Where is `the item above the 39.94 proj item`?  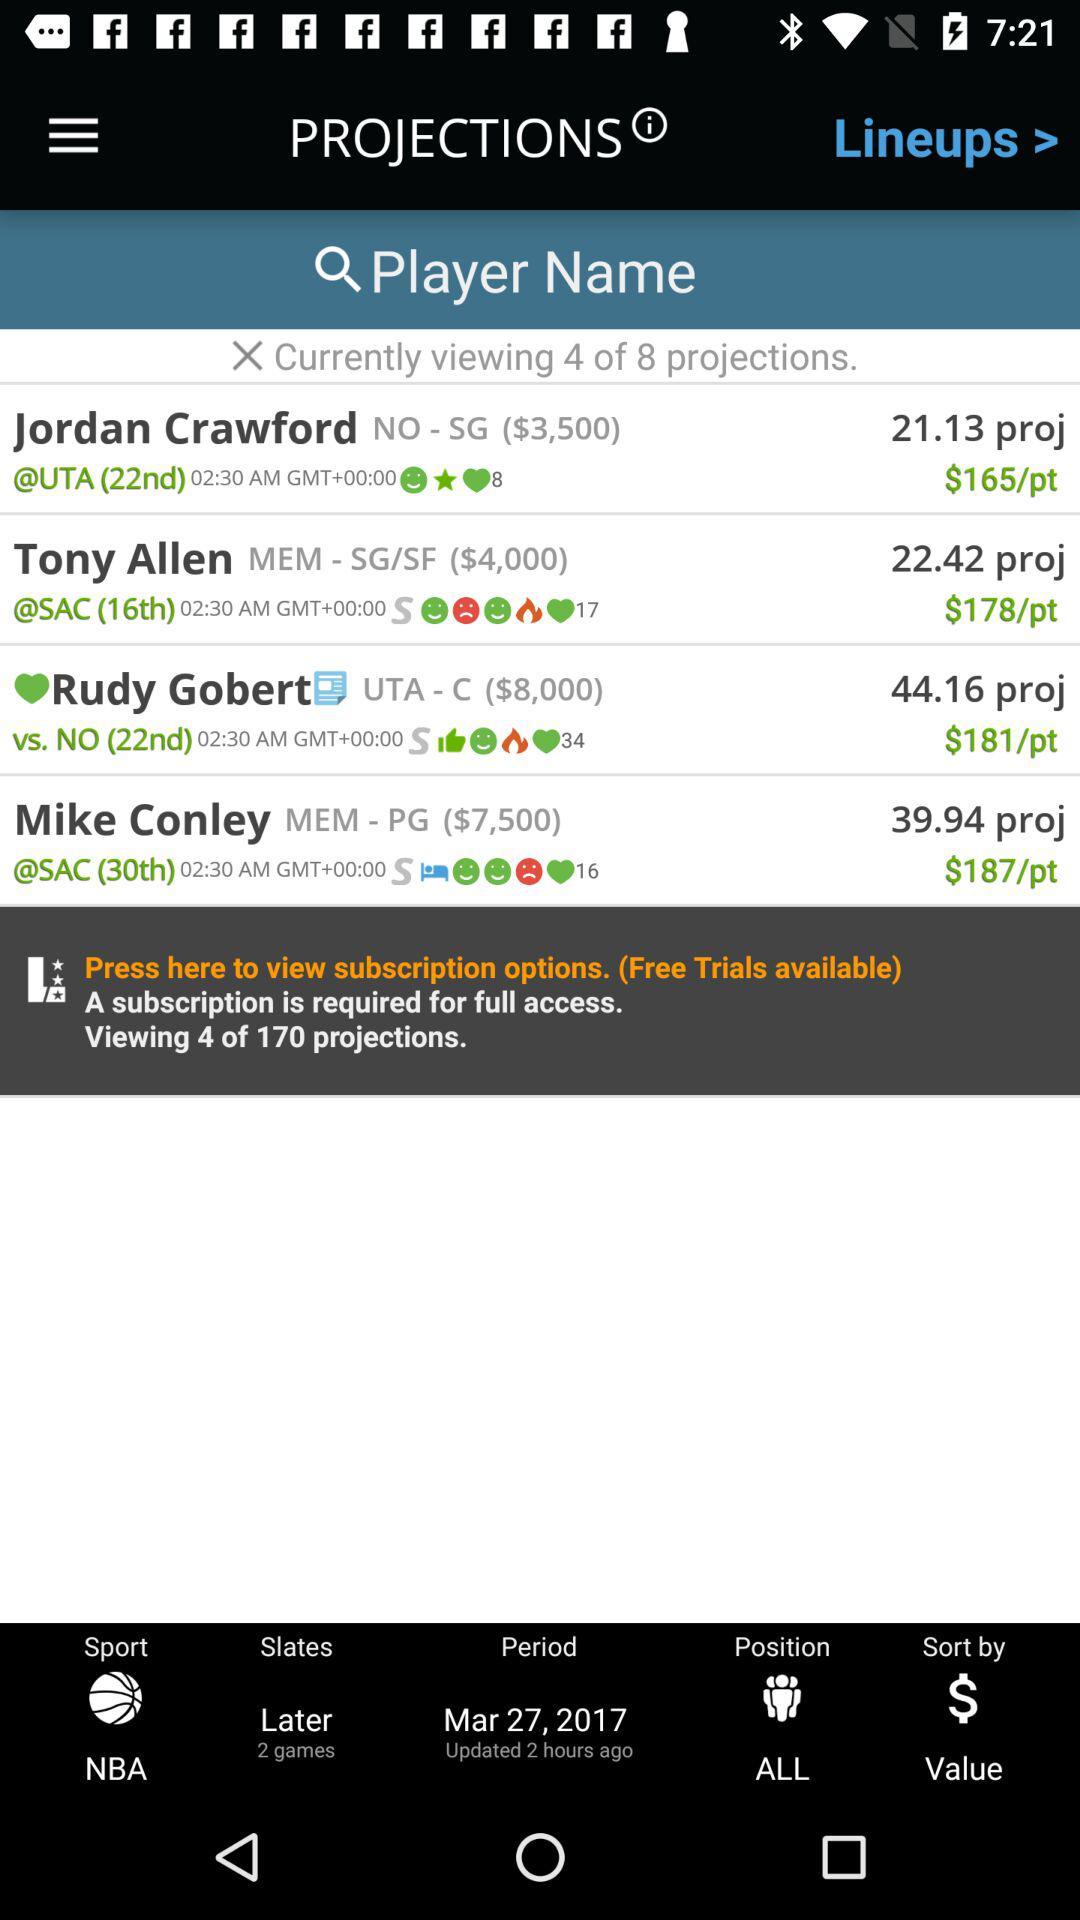
the item above the 39.94 proj item is located at coordinates (725, 790).